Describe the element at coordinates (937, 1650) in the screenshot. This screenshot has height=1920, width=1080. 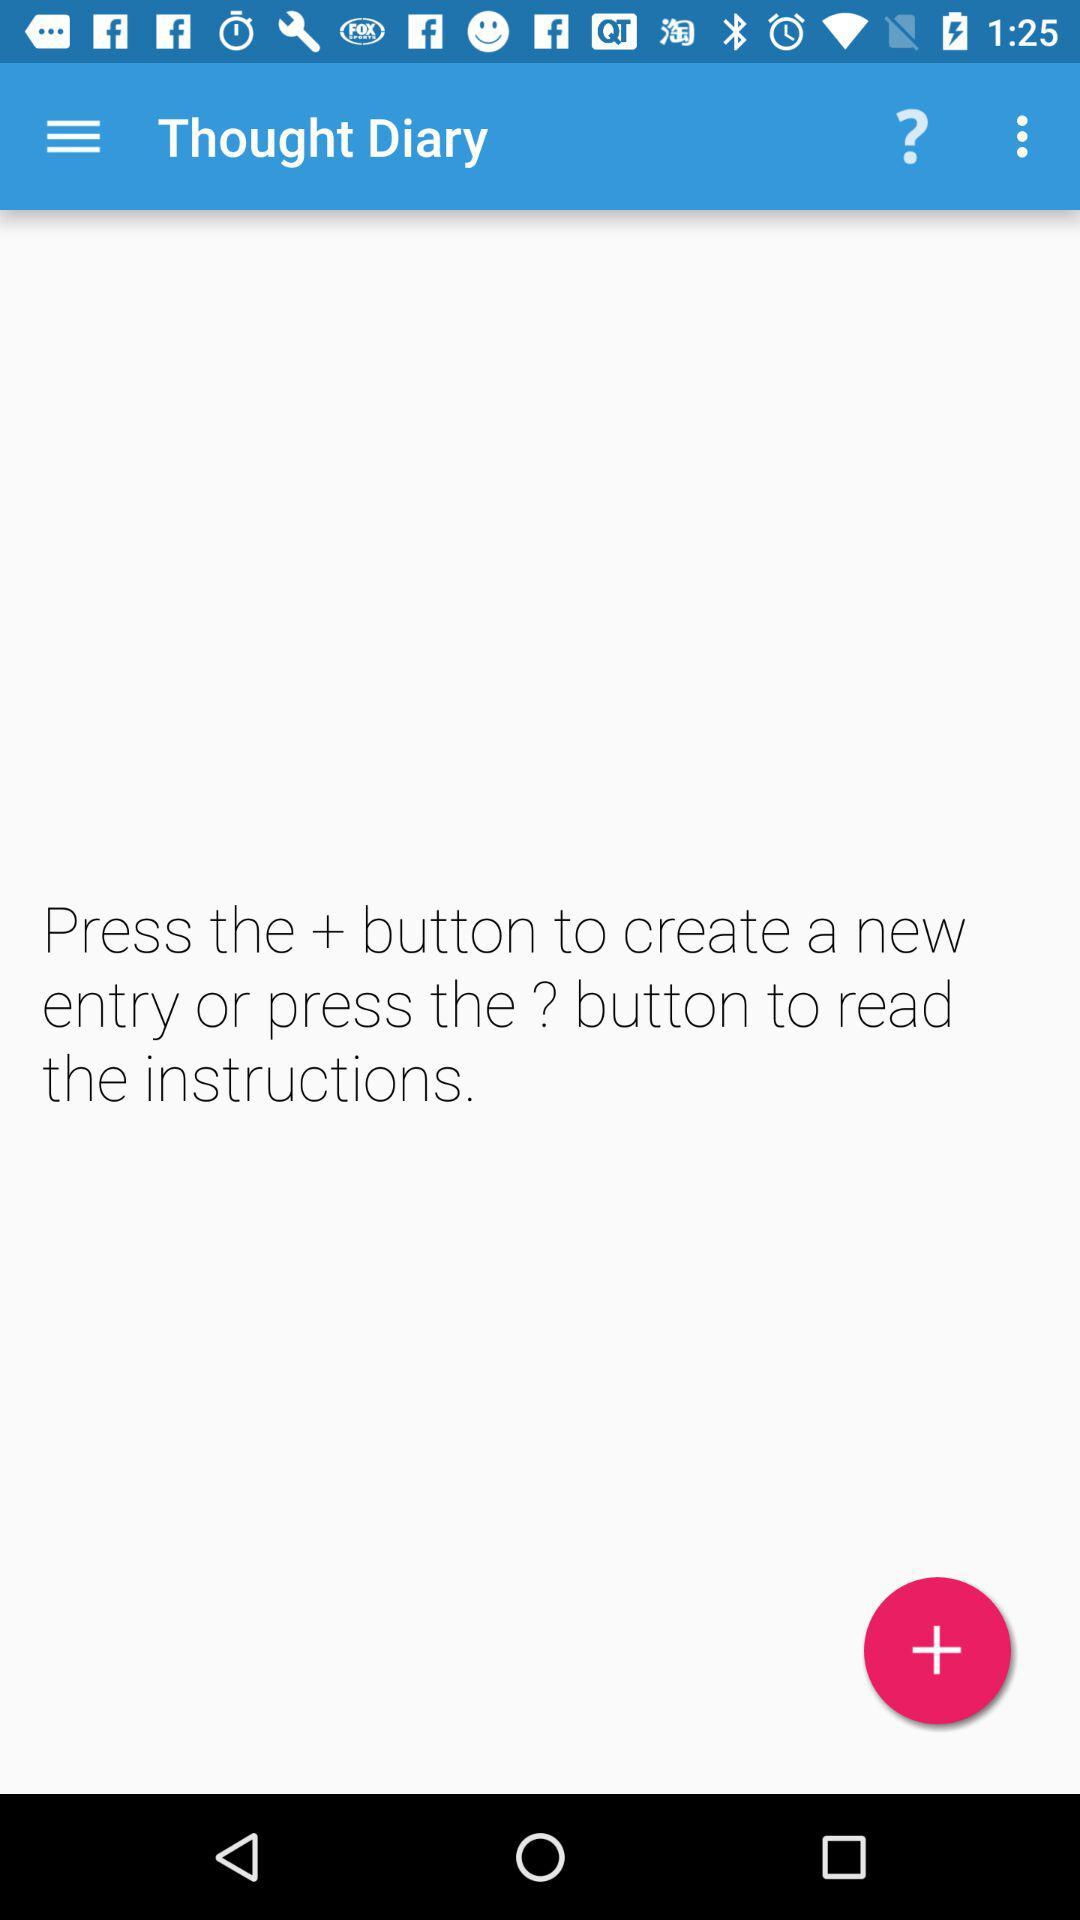
I see `the icon at the bottom right corner` at that location.